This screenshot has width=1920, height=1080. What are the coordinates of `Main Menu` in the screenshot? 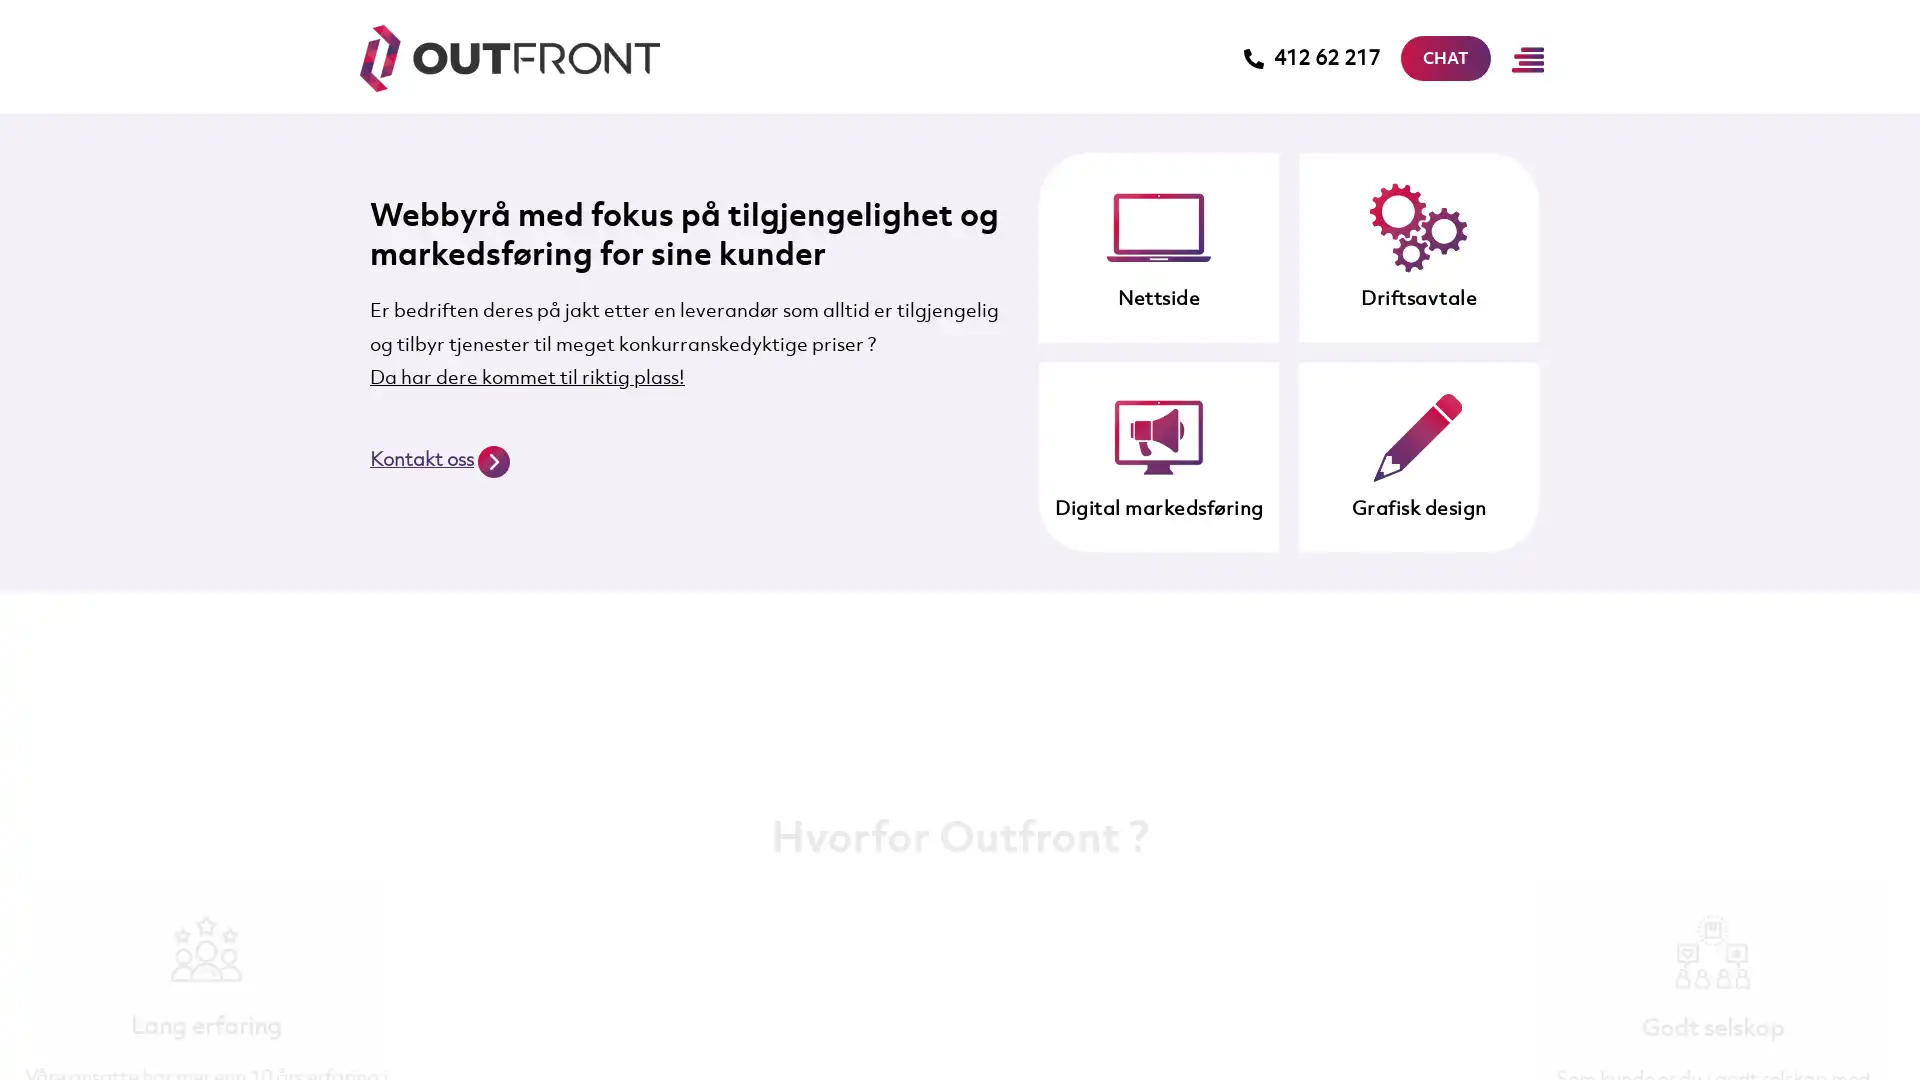 It's located at (1534, 66).